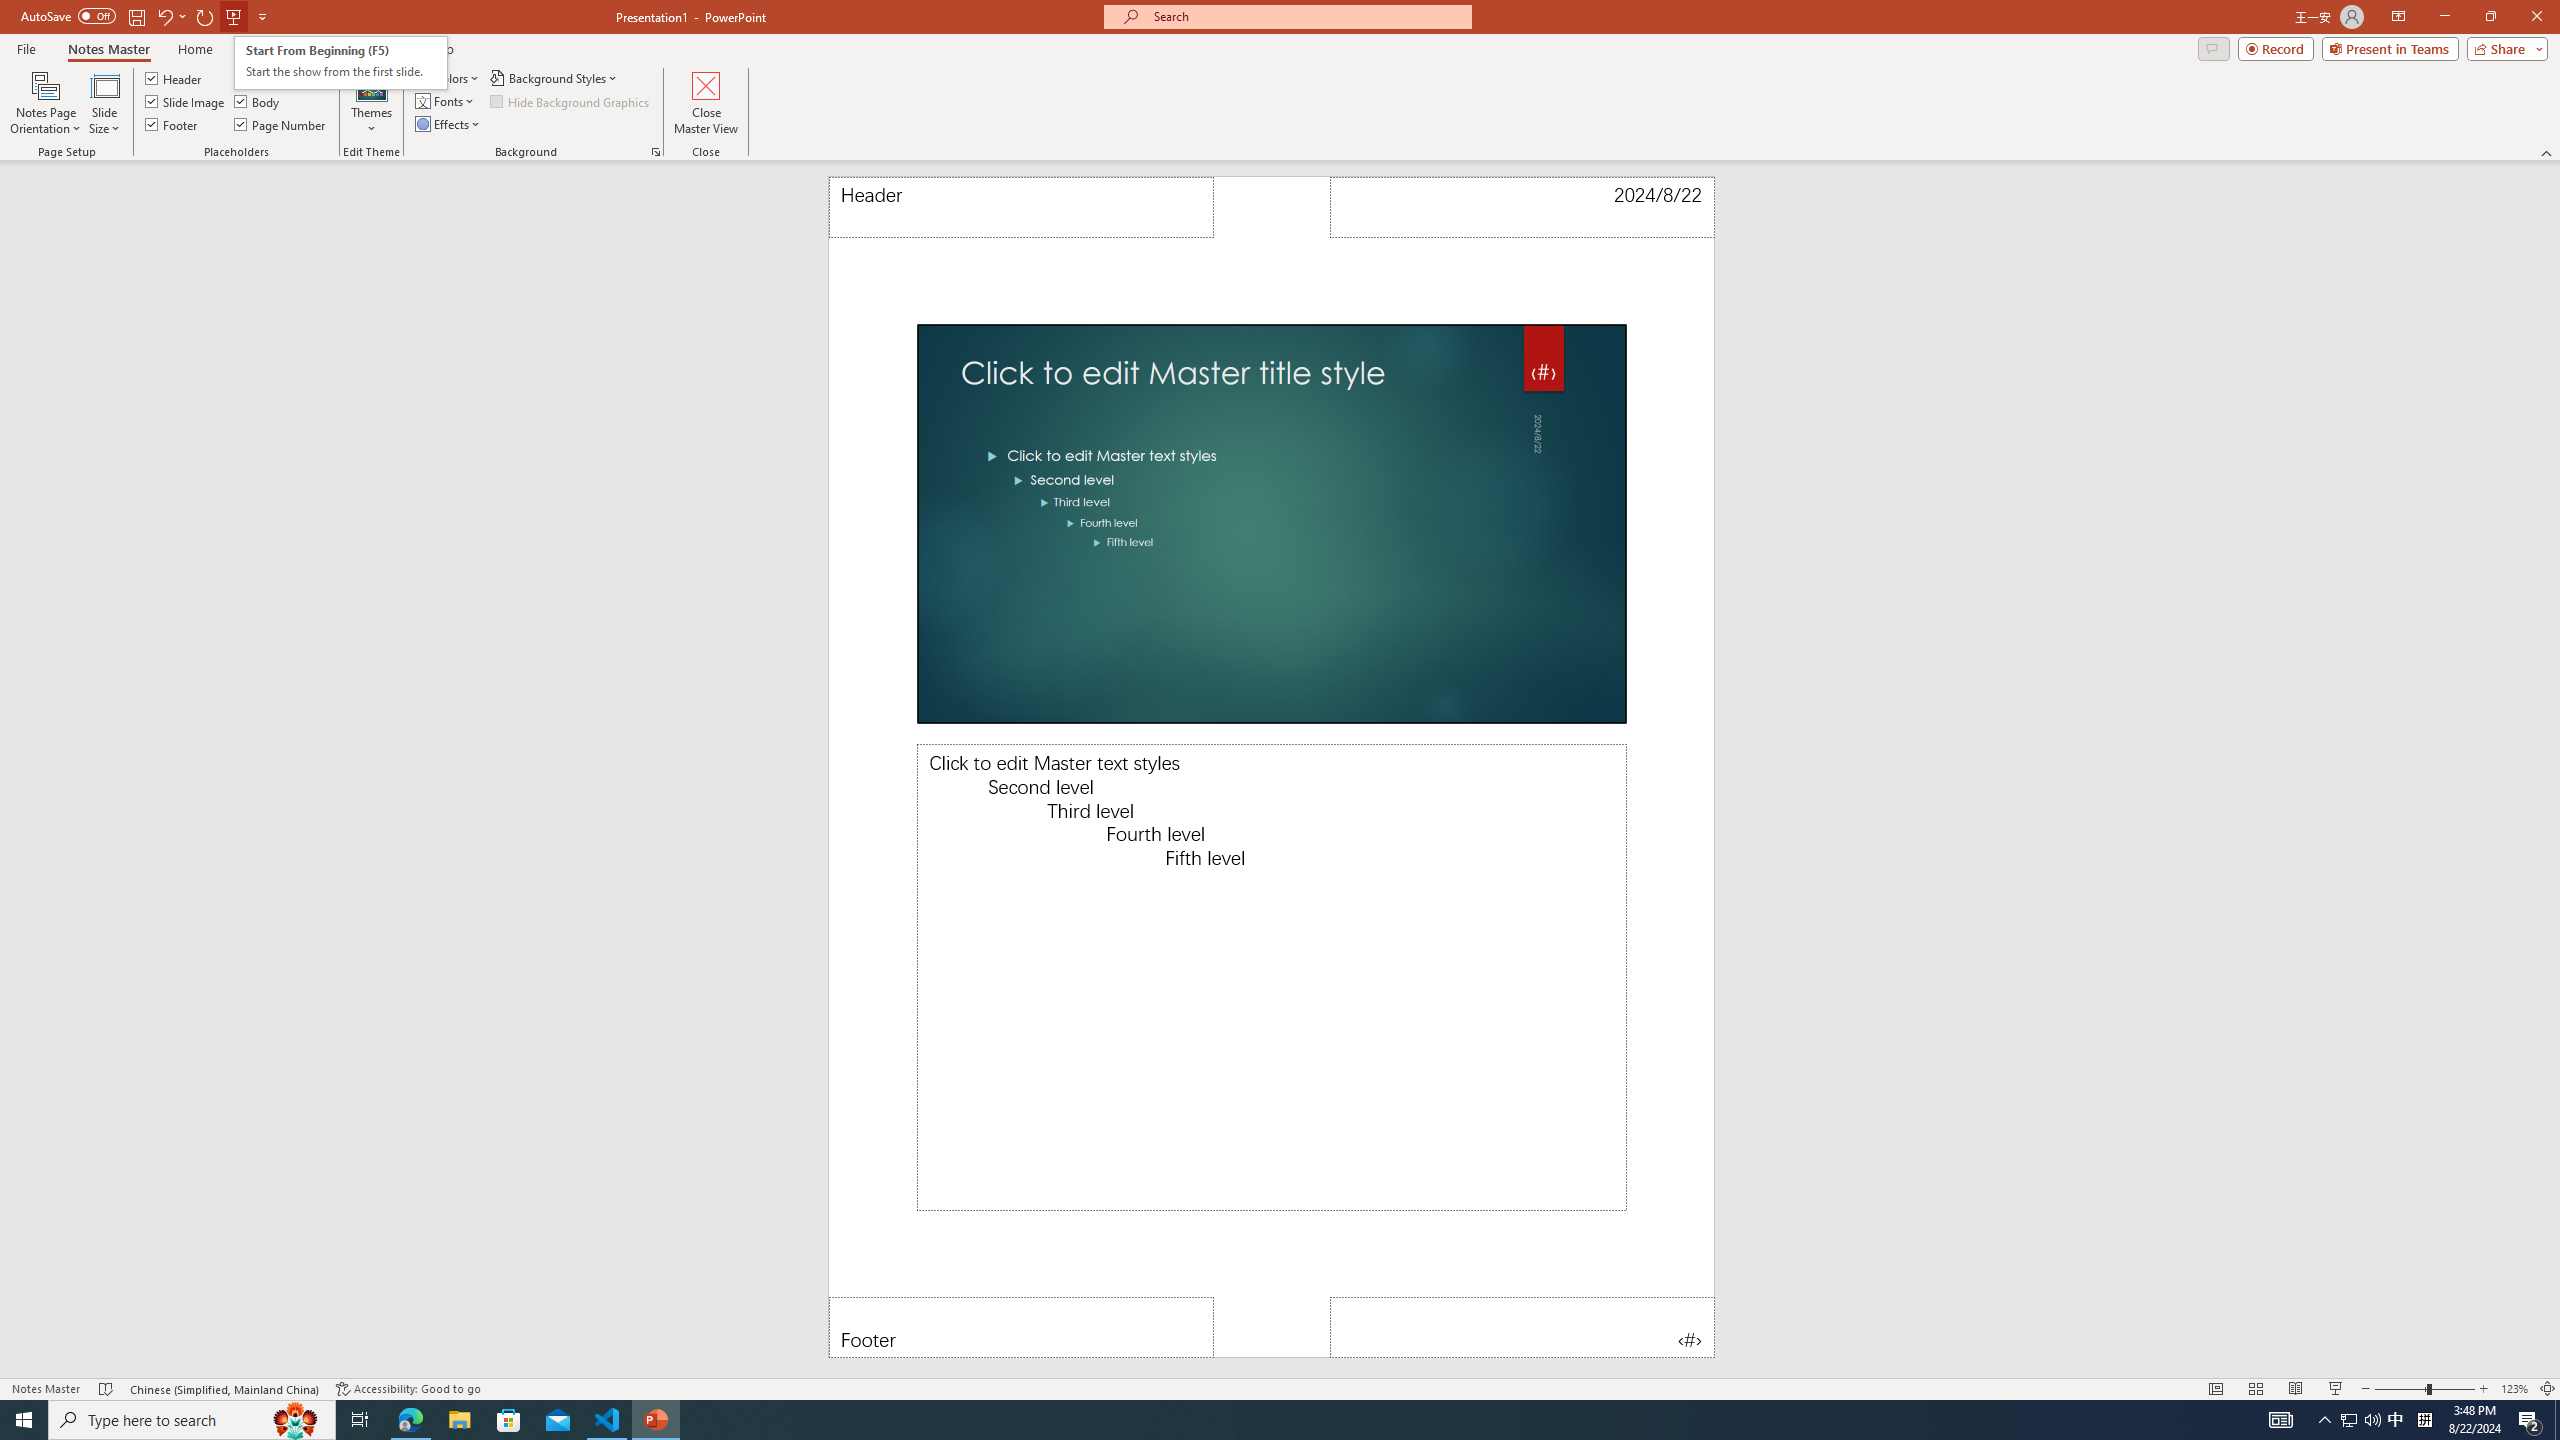 This screenshot has height=1440, width=2560. I want to click on 'Hide Background Graphics', so click(570, 99).